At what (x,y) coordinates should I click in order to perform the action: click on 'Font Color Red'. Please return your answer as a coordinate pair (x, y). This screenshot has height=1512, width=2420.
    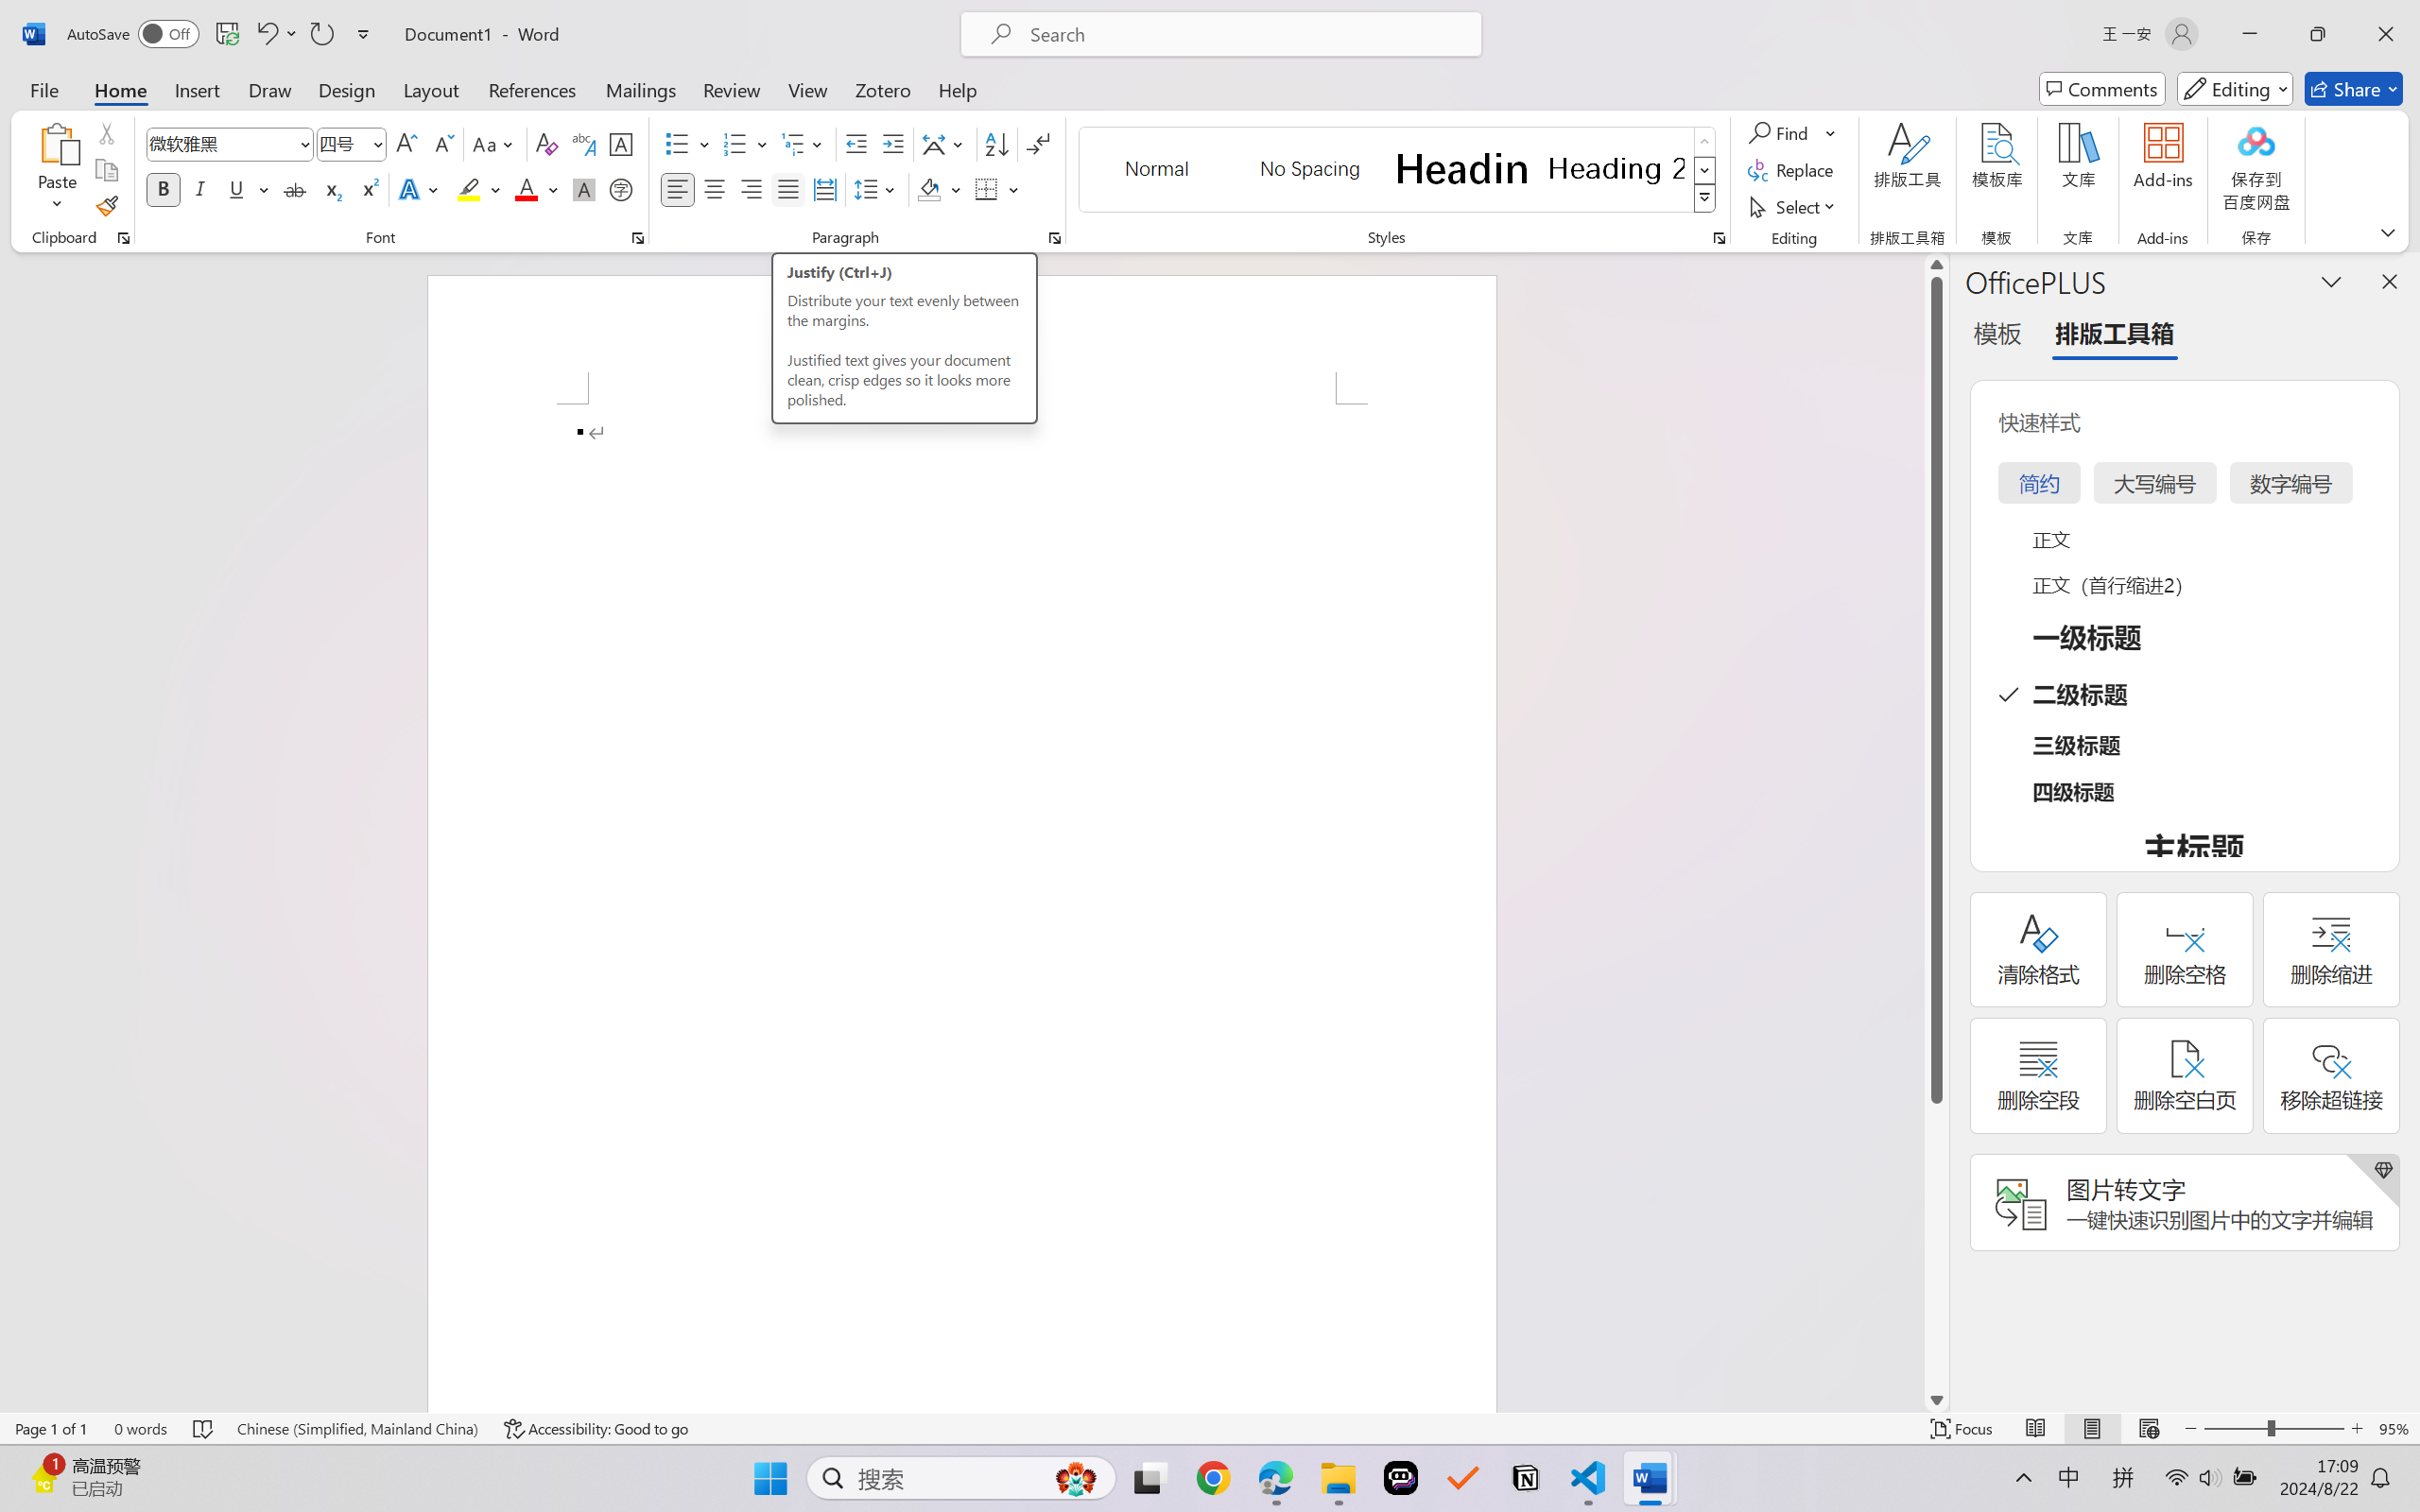
    Looking at the image, I should click on (527, 188).